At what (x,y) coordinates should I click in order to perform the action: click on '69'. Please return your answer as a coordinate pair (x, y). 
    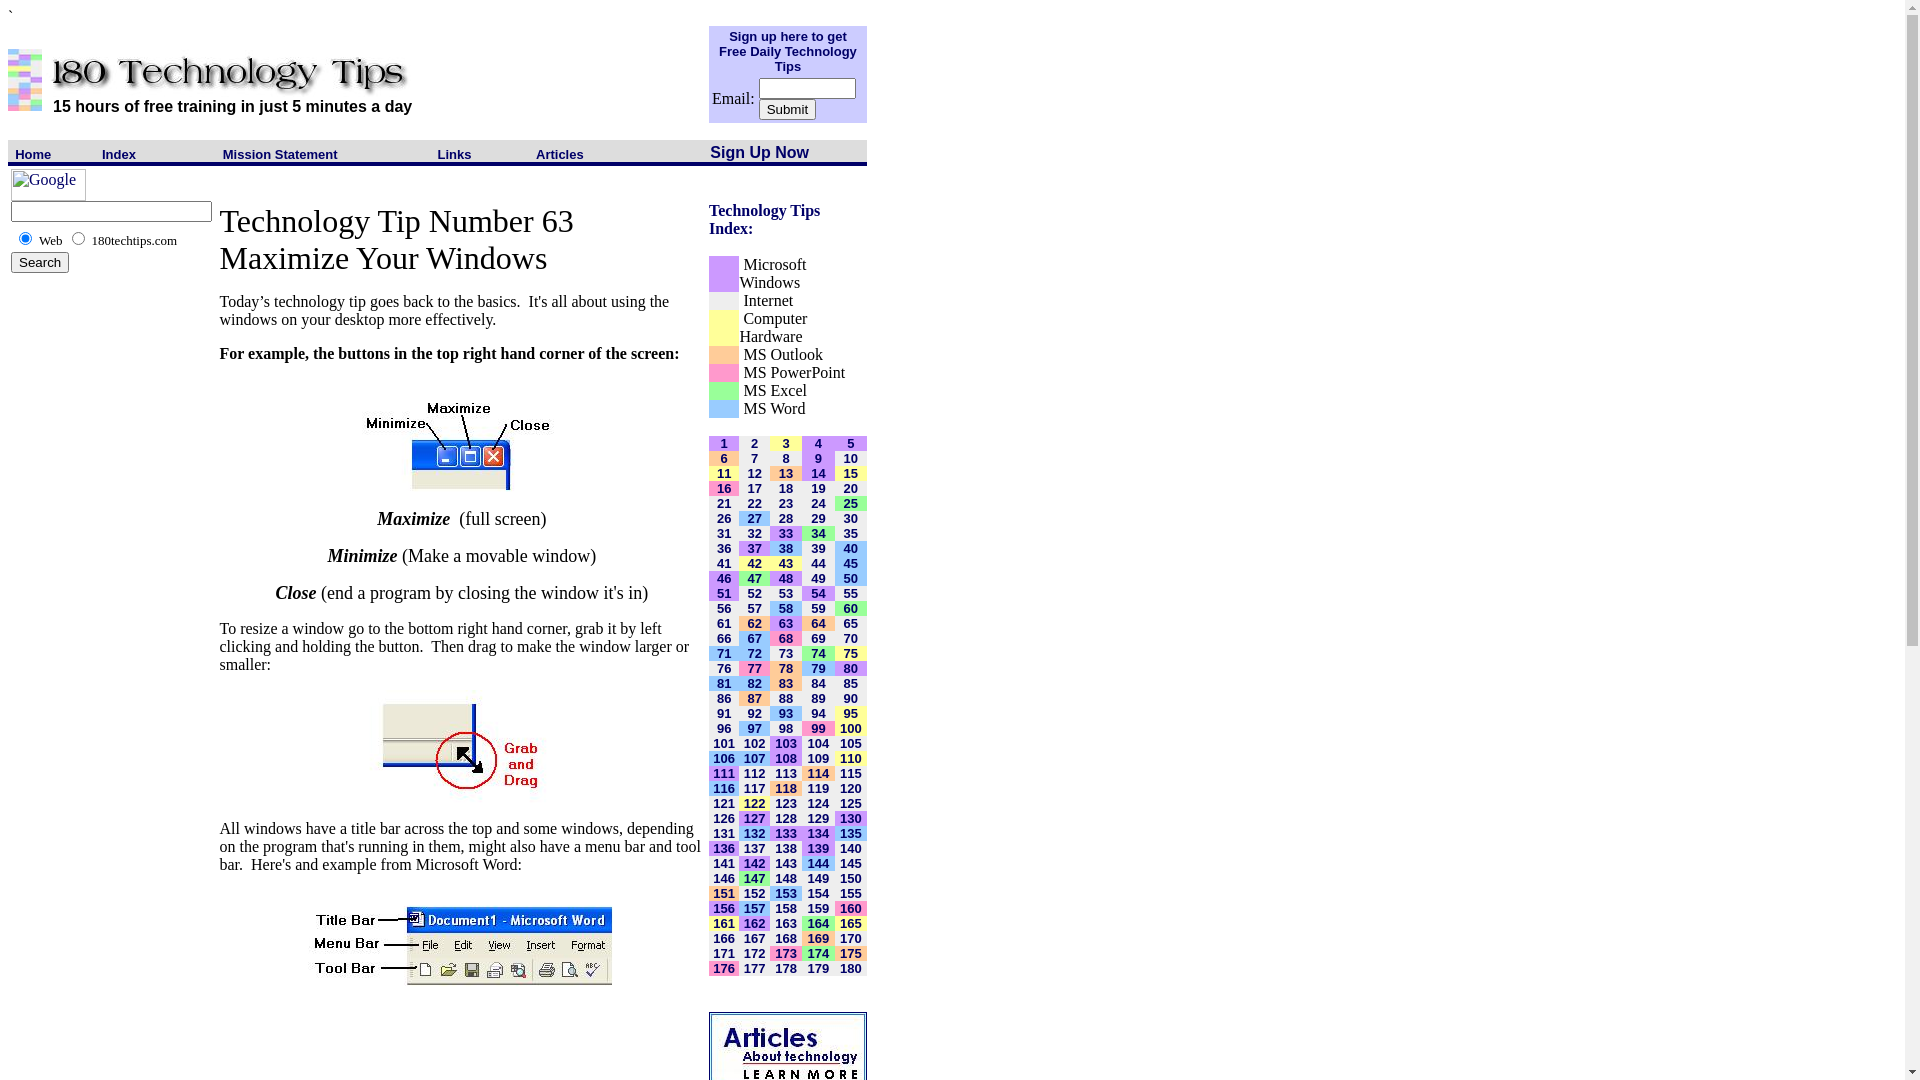
    Looking at the image, I should click on (817, 638).